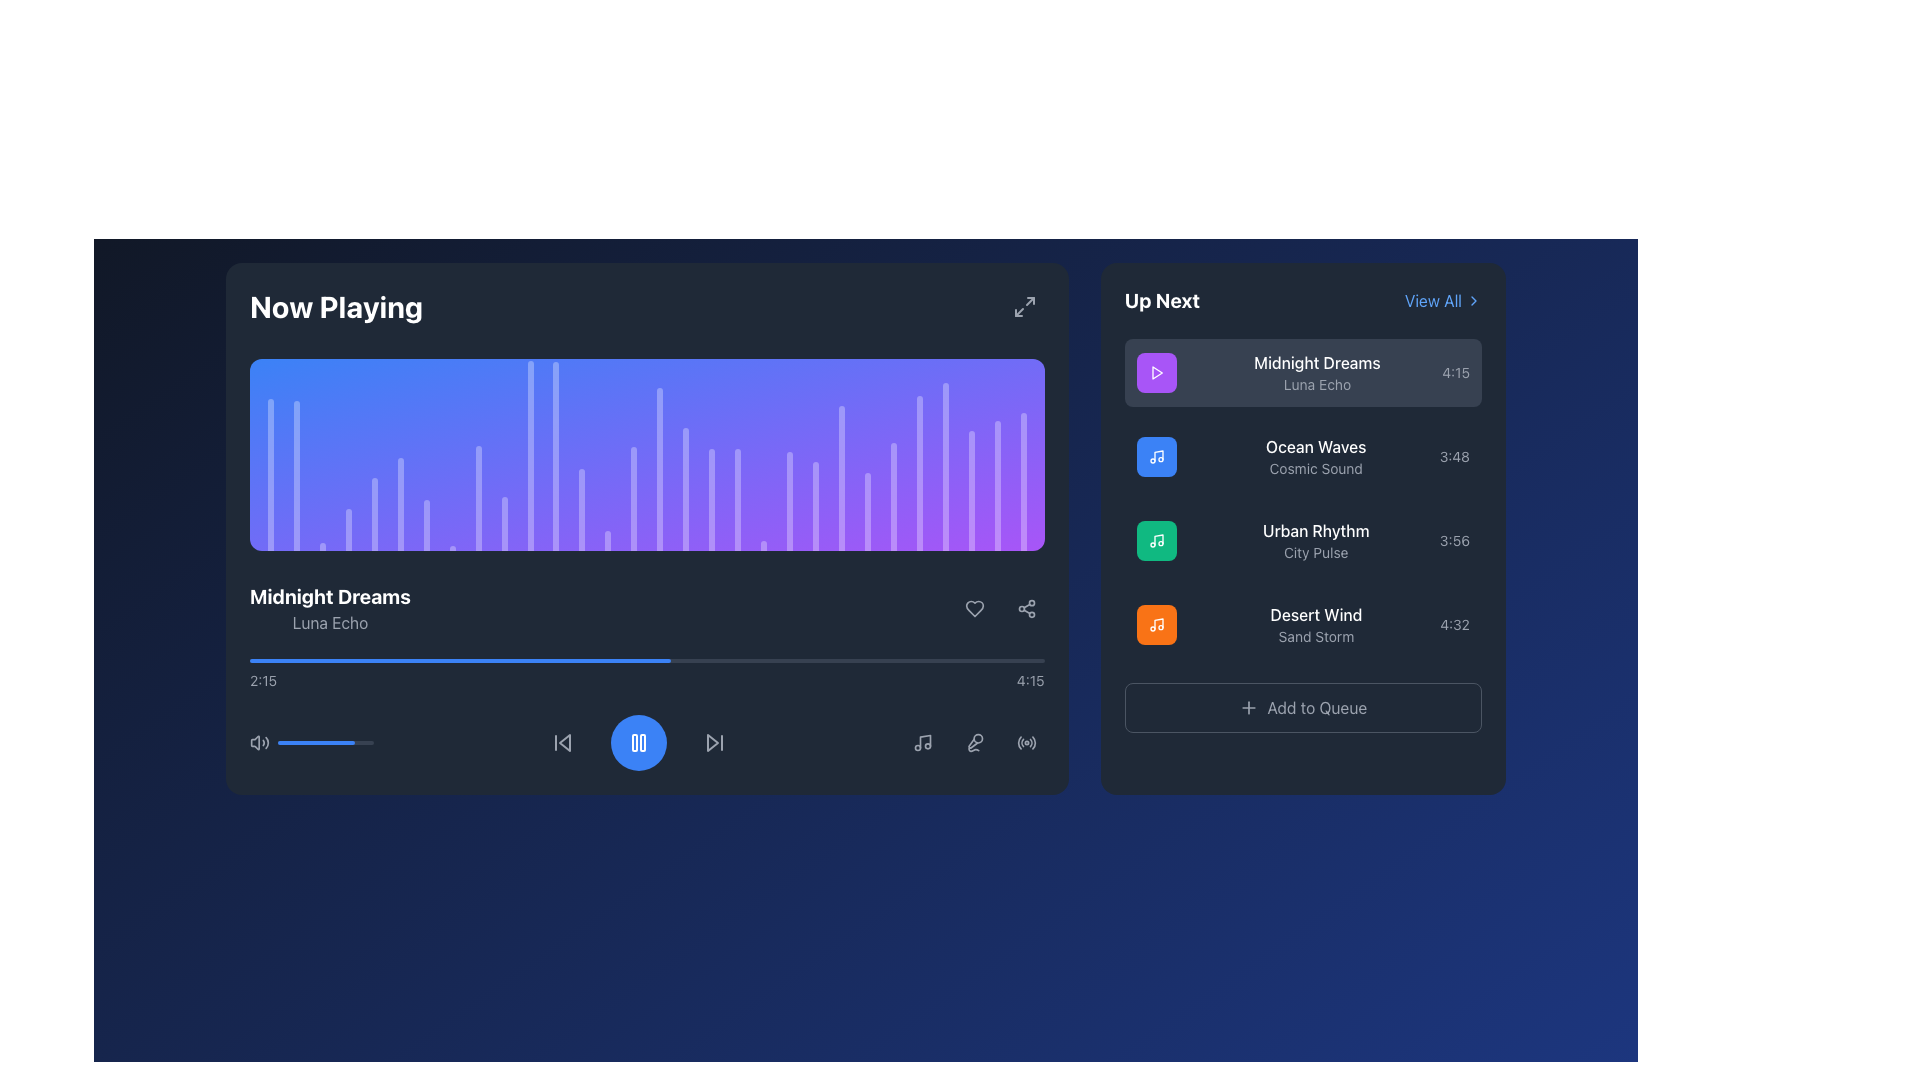  Describe the element at coordinates (297, 743) in the screenshot. I see `the volume` at that location.